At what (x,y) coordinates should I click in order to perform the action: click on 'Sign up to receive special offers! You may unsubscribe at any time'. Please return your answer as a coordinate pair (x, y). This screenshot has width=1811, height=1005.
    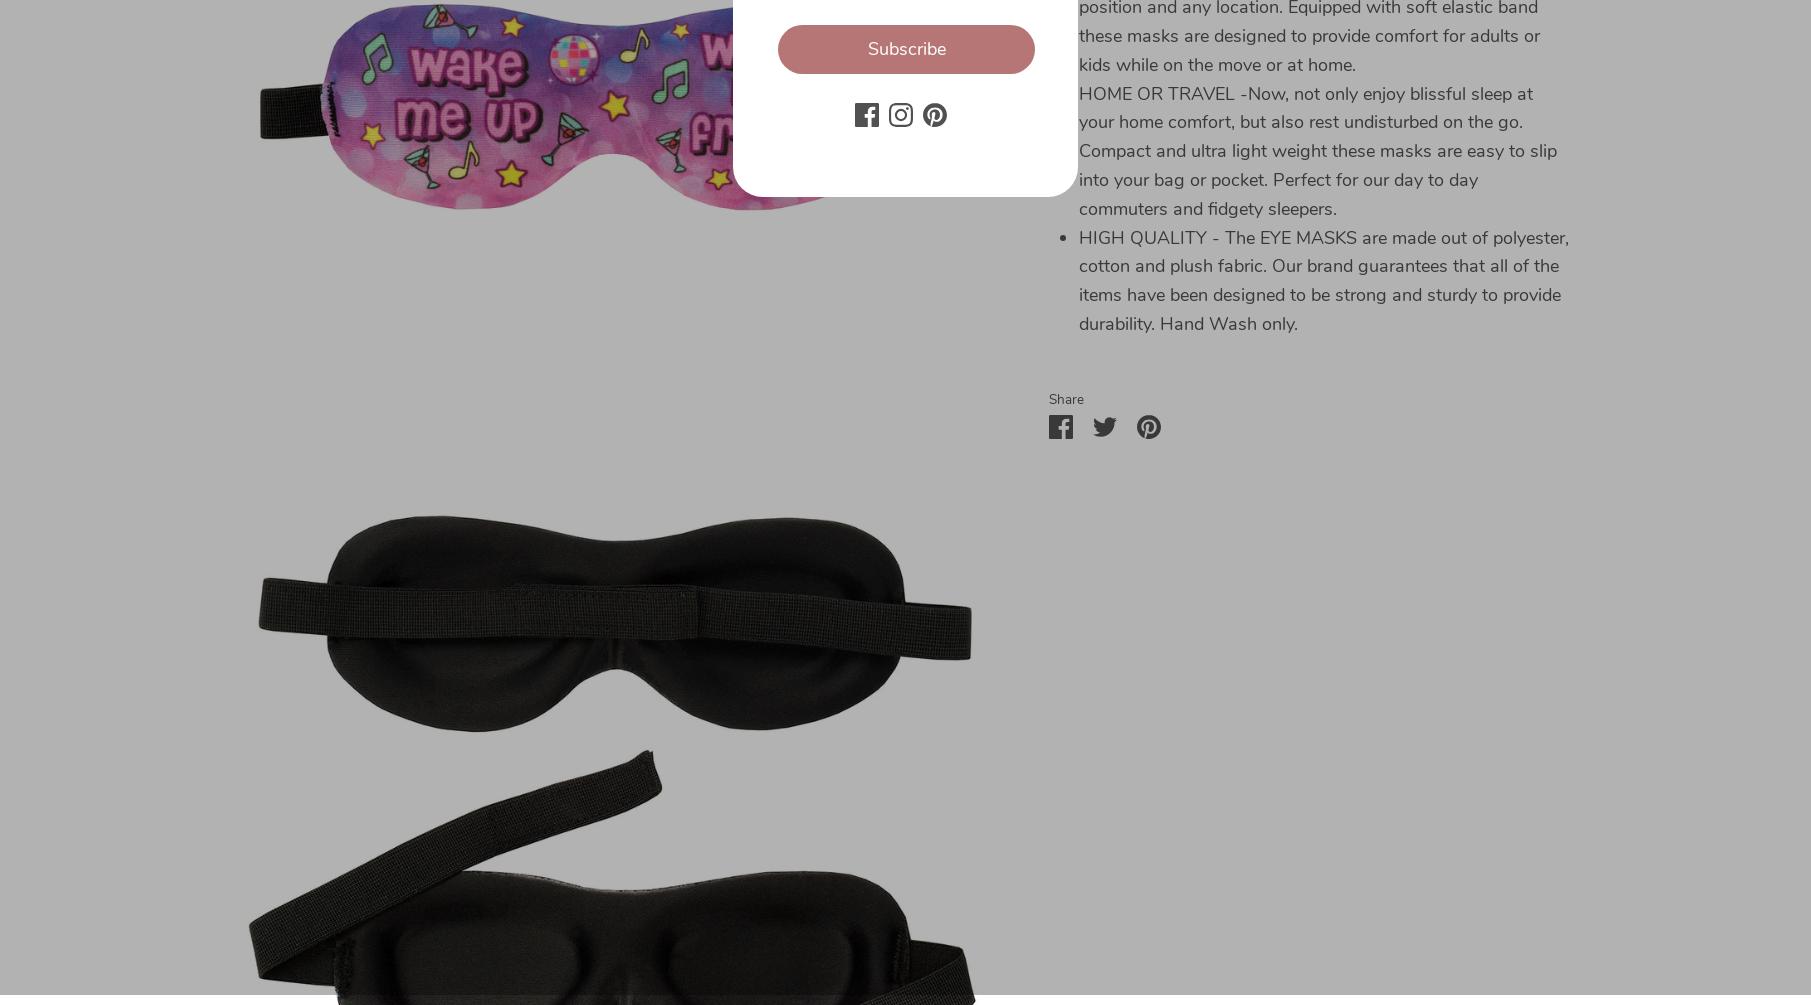
    Looking at the image, I should click on (904, 435).